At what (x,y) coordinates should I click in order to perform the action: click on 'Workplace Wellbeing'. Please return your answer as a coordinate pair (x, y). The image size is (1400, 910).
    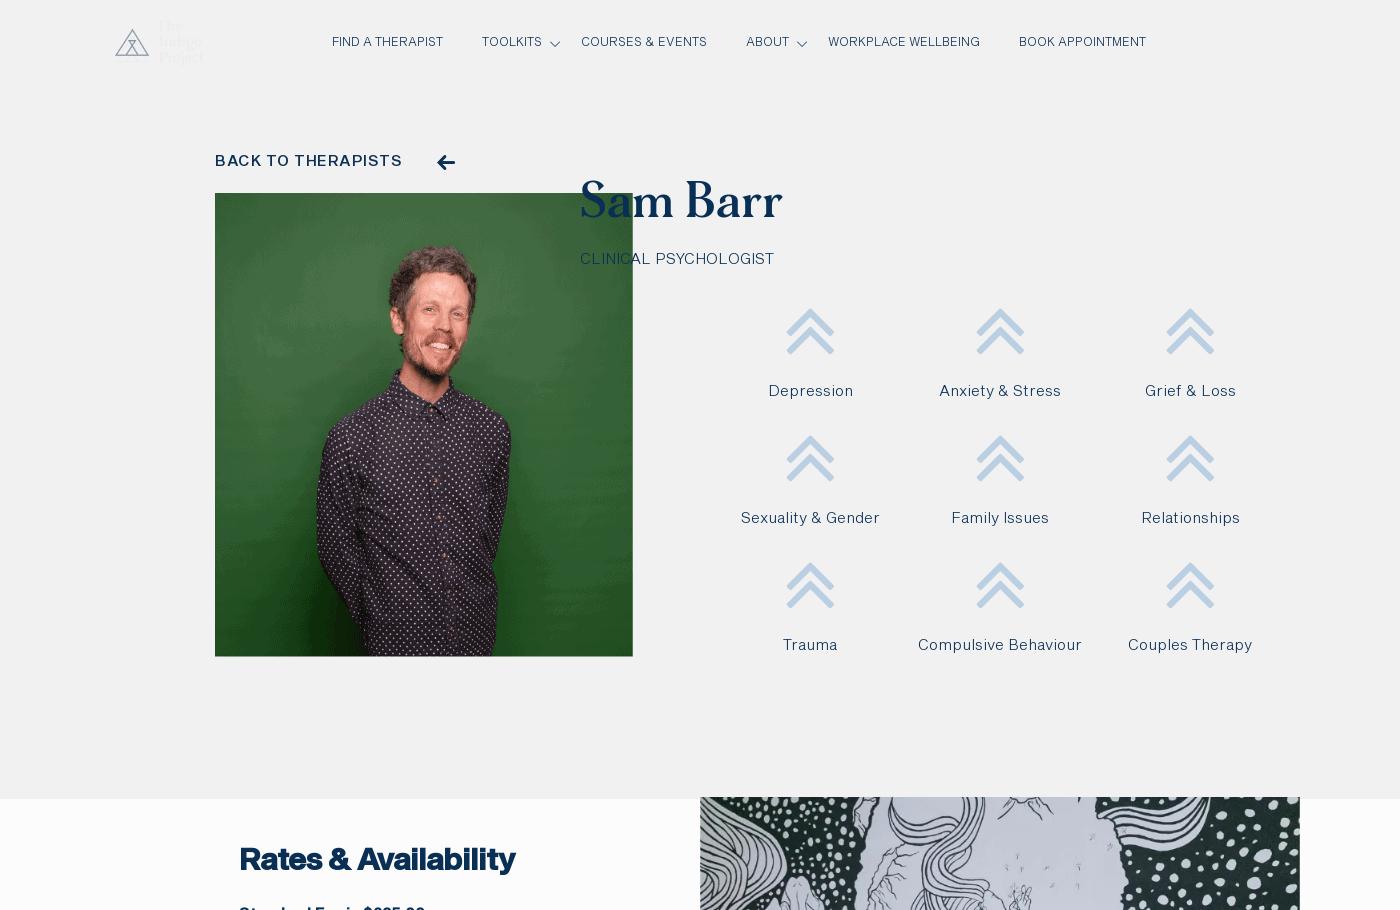
    Looking at the image, I should click on (826, 42).